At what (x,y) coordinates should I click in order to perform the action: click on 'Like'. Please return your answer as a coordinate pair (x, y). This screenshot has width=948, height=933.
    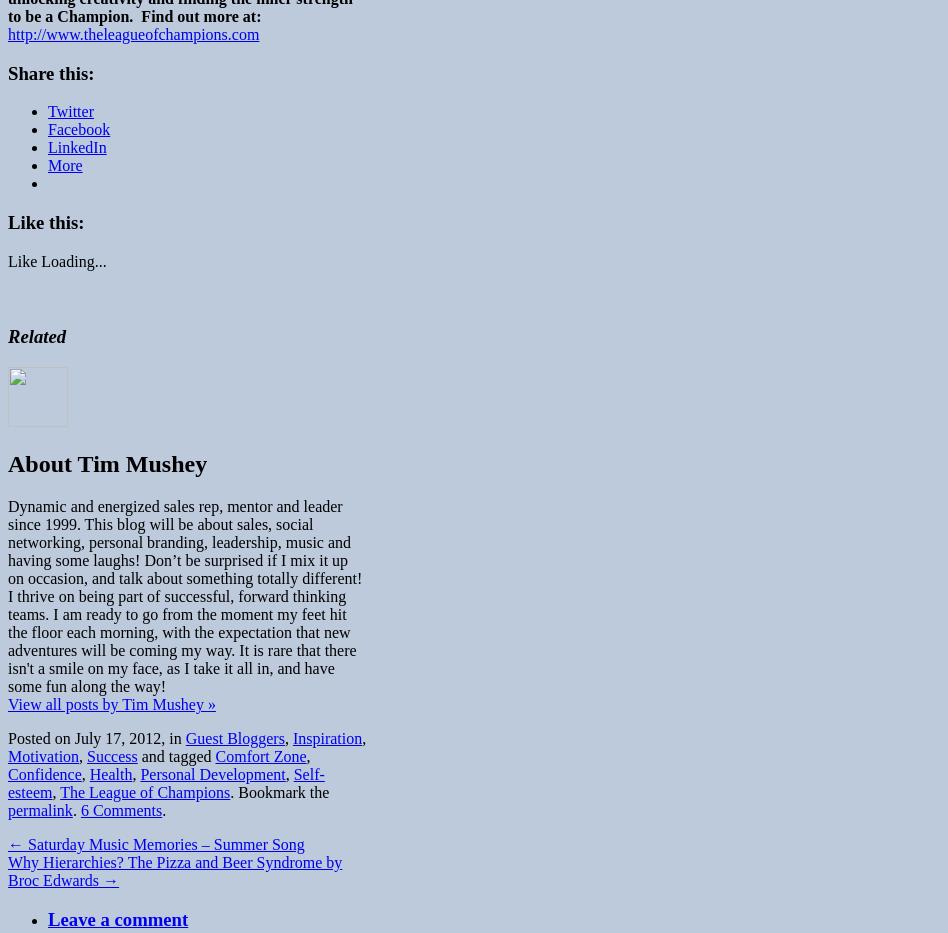
    Looking at the image, I should click on (22, 260).